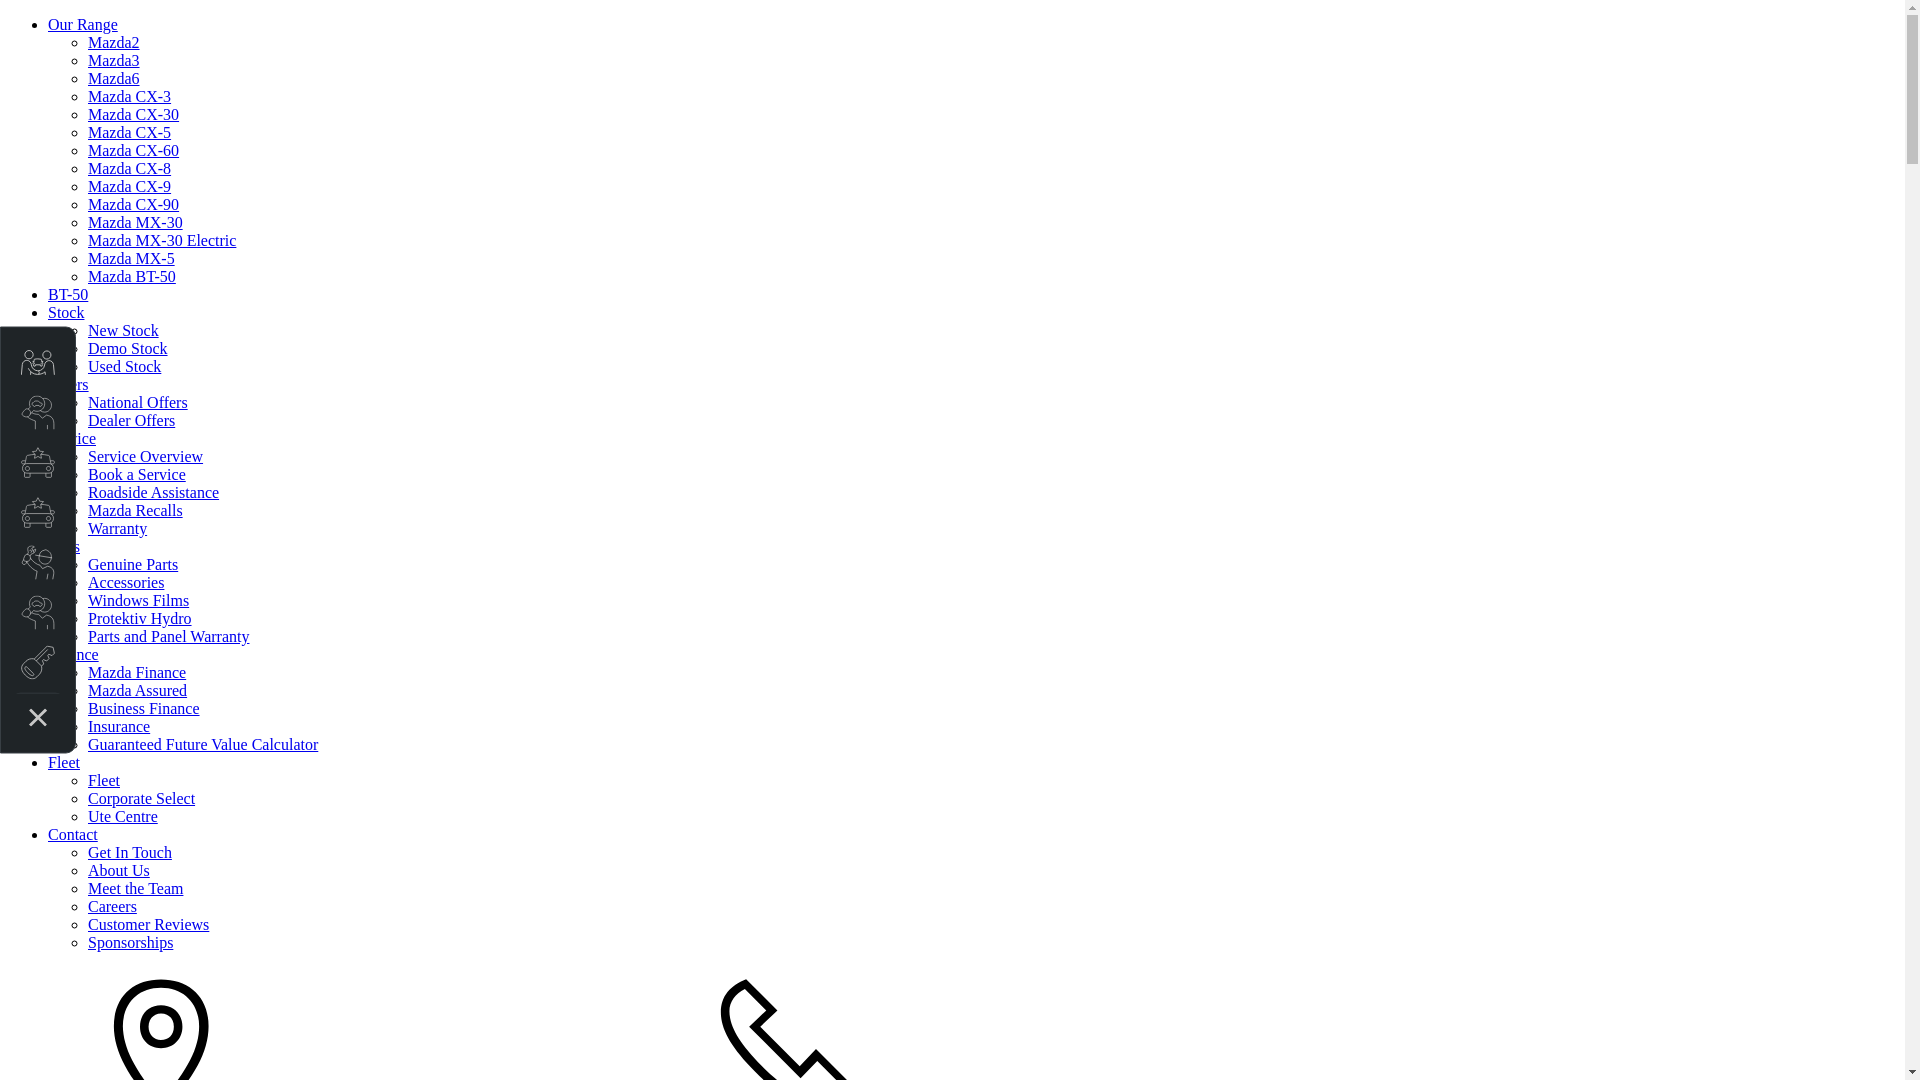  Describe the element at coordinates (162, 239) in the screenshot. I see `'Mazda MX-30 Electric'` at that location.